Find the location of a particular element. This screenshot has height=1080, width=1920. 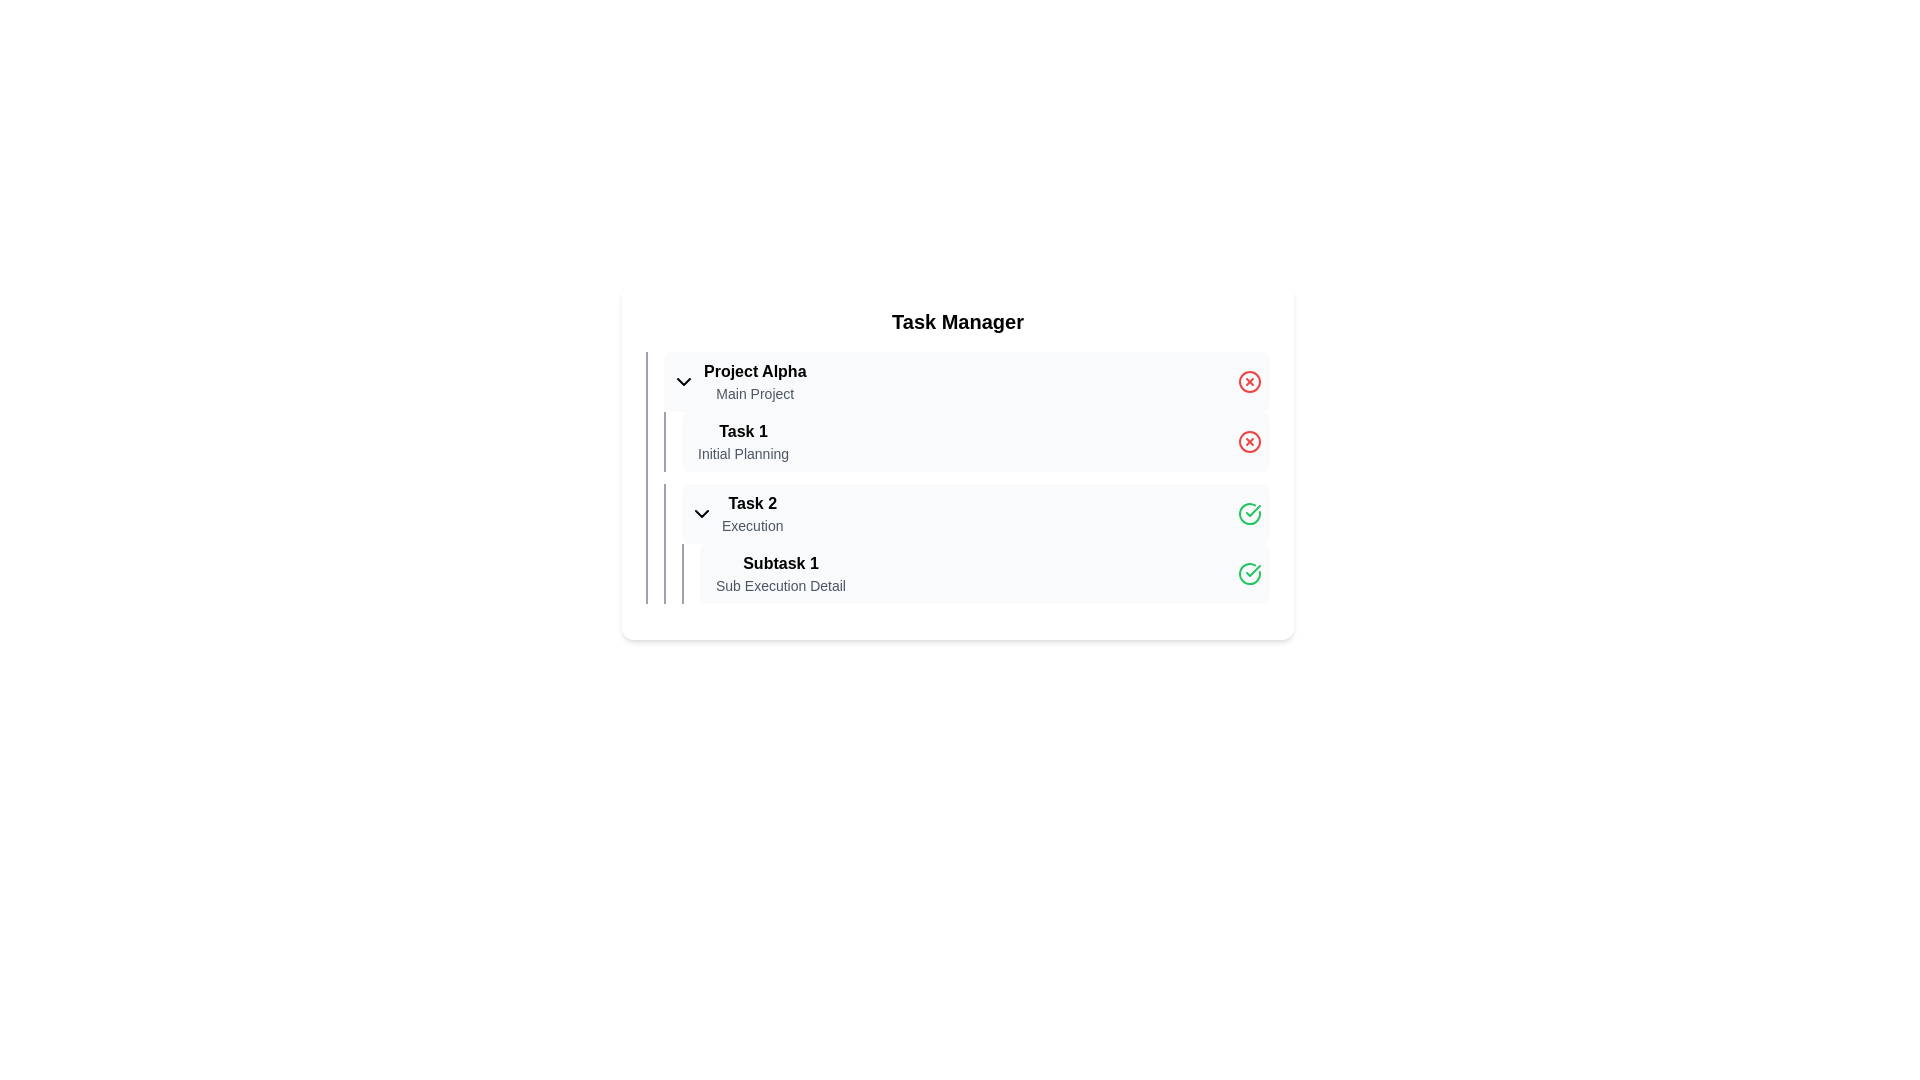

the green checkmark icon within a circle, which indicates a successful state, located at the right-hand side of the Task 2 label in the Task Manager interface is located at coordinates (1248, 574).